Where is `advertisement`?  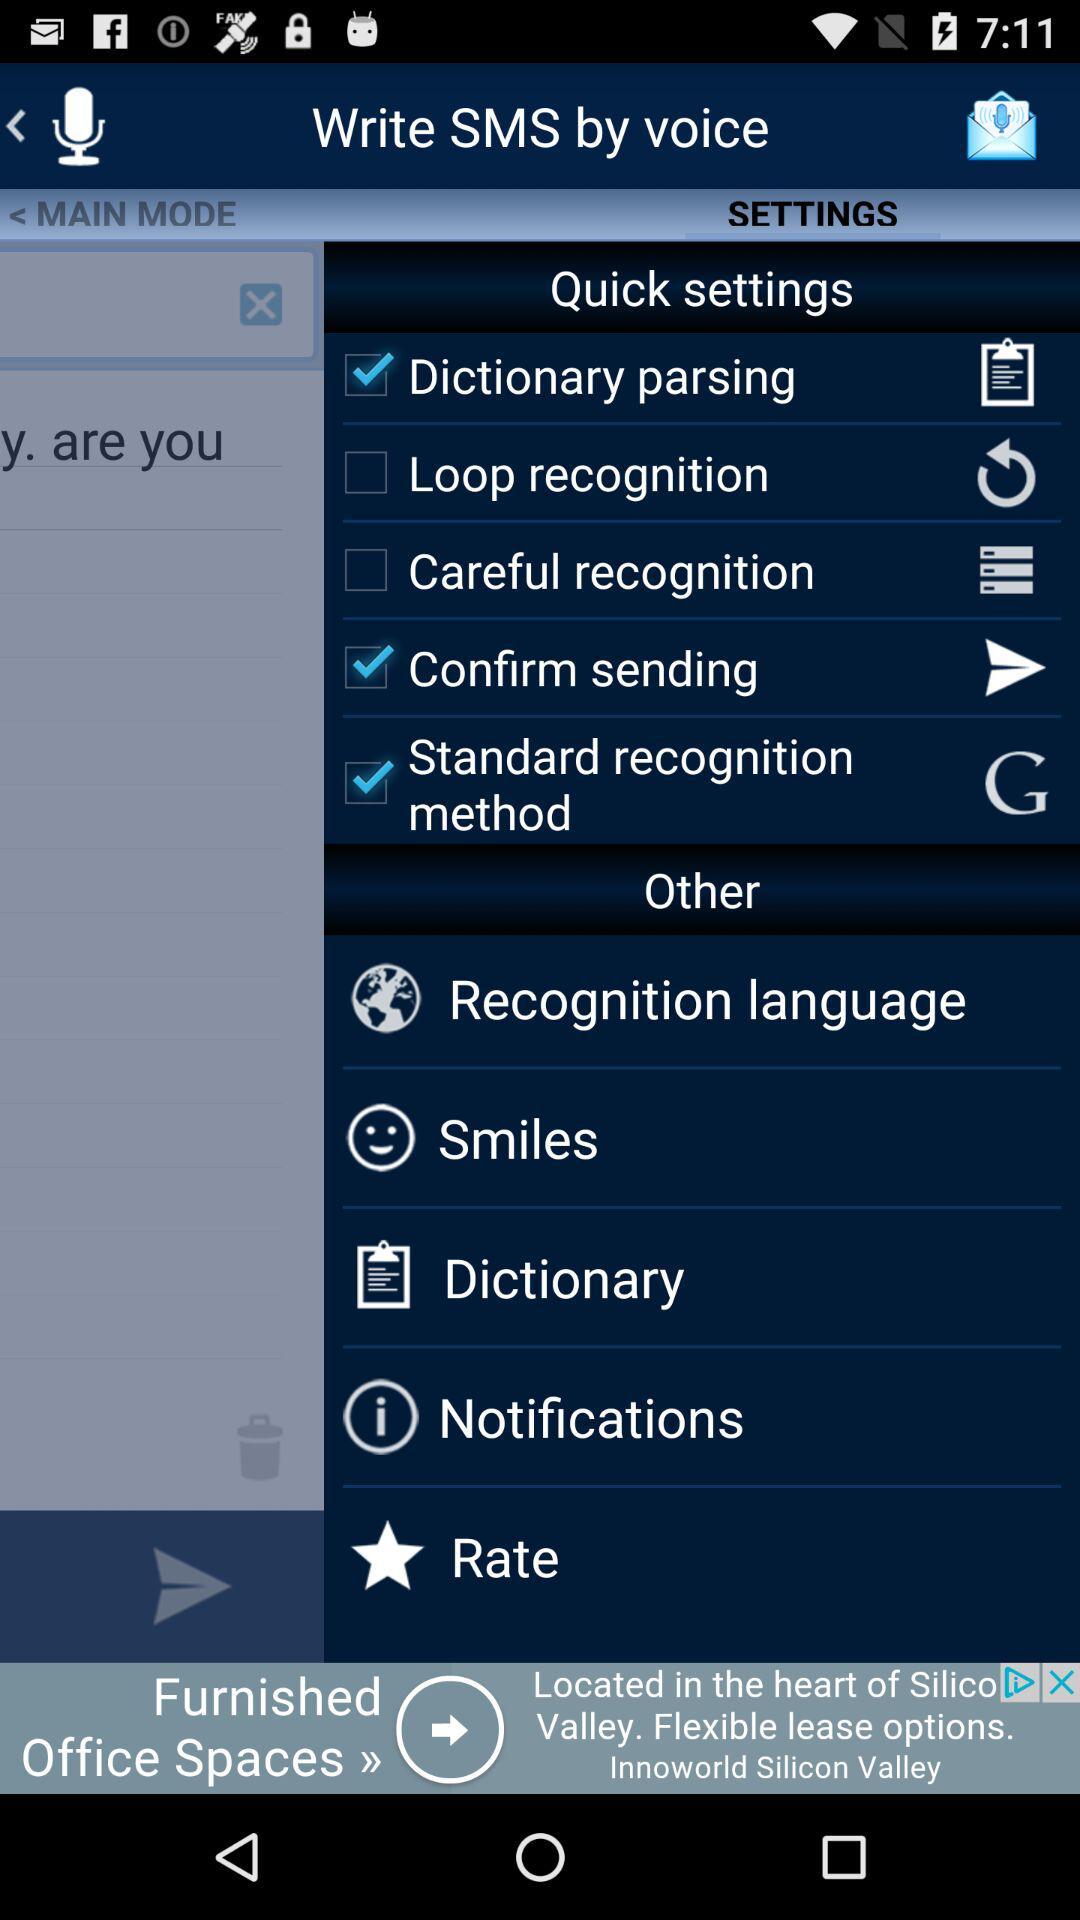
advertisement is located at coordinates (540, 1727).